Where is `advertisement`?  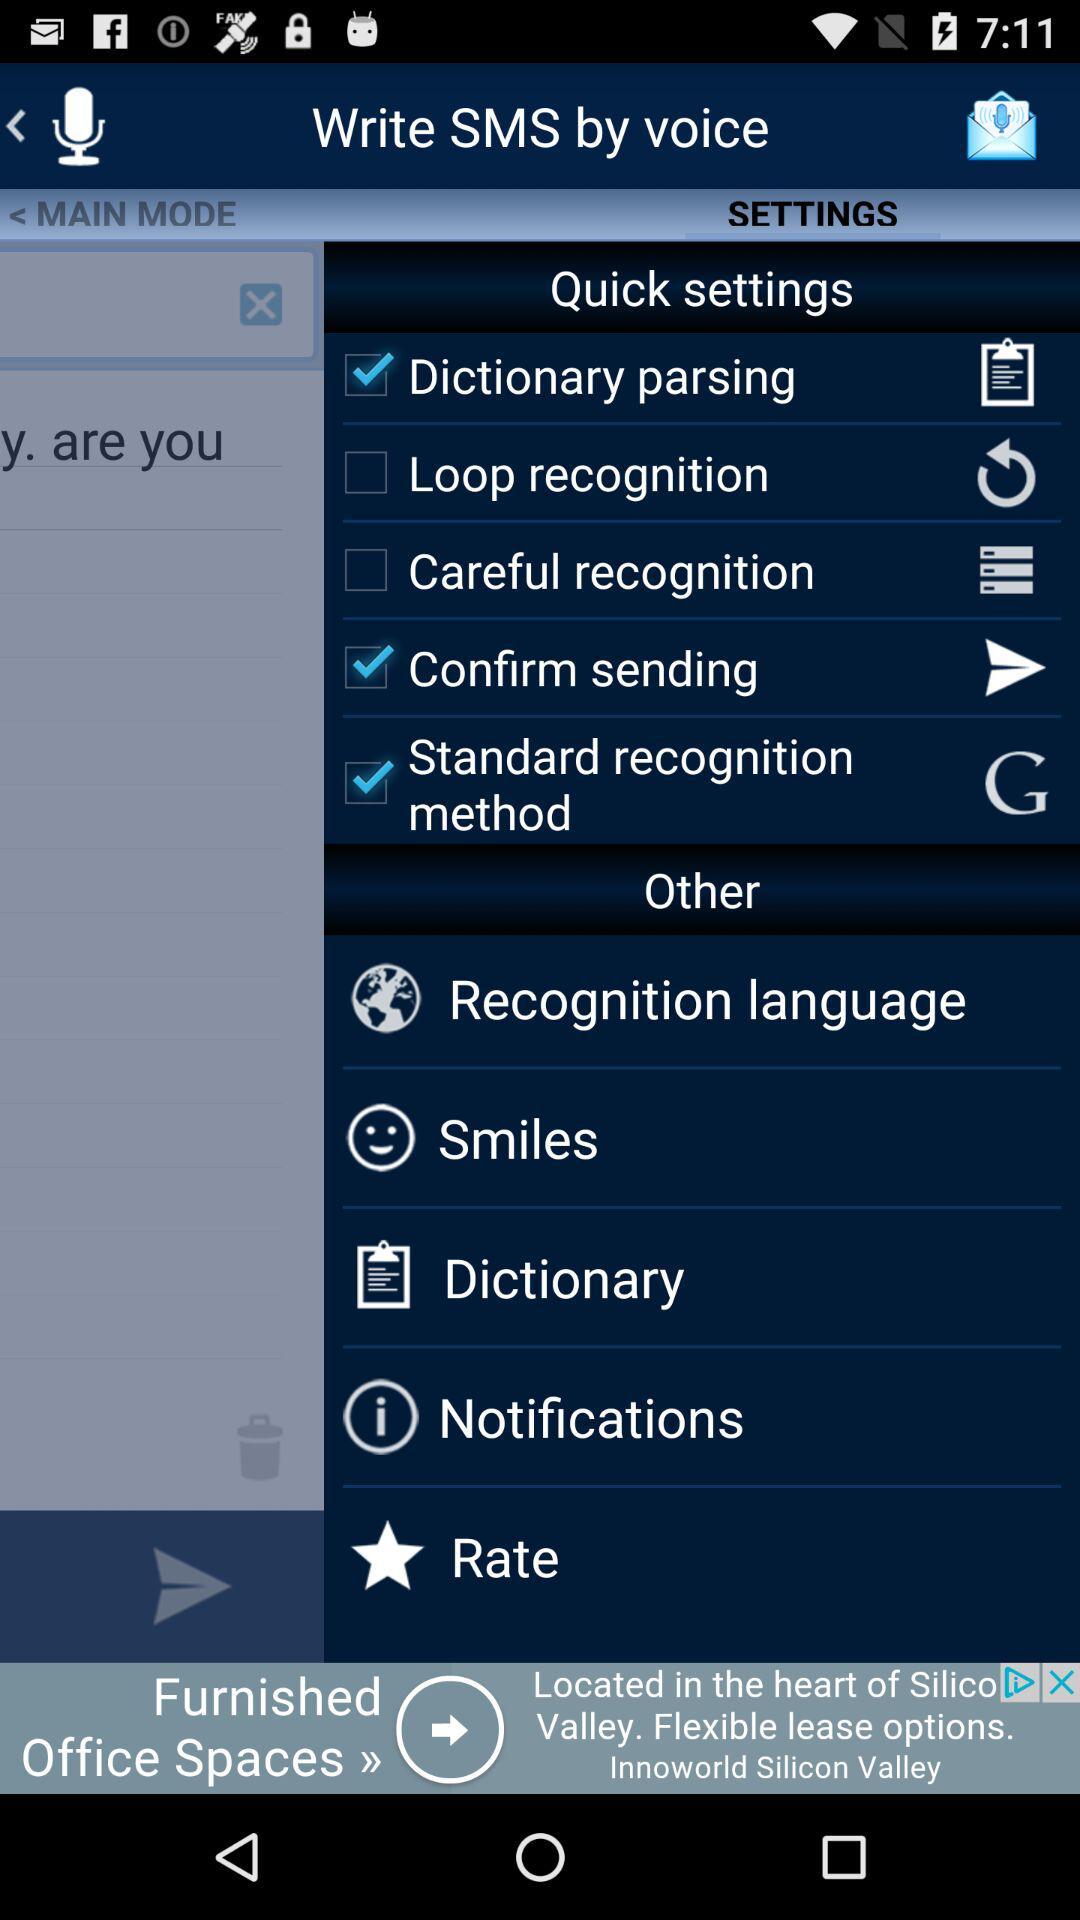
advertisement is located at coordinates (540, 1727).